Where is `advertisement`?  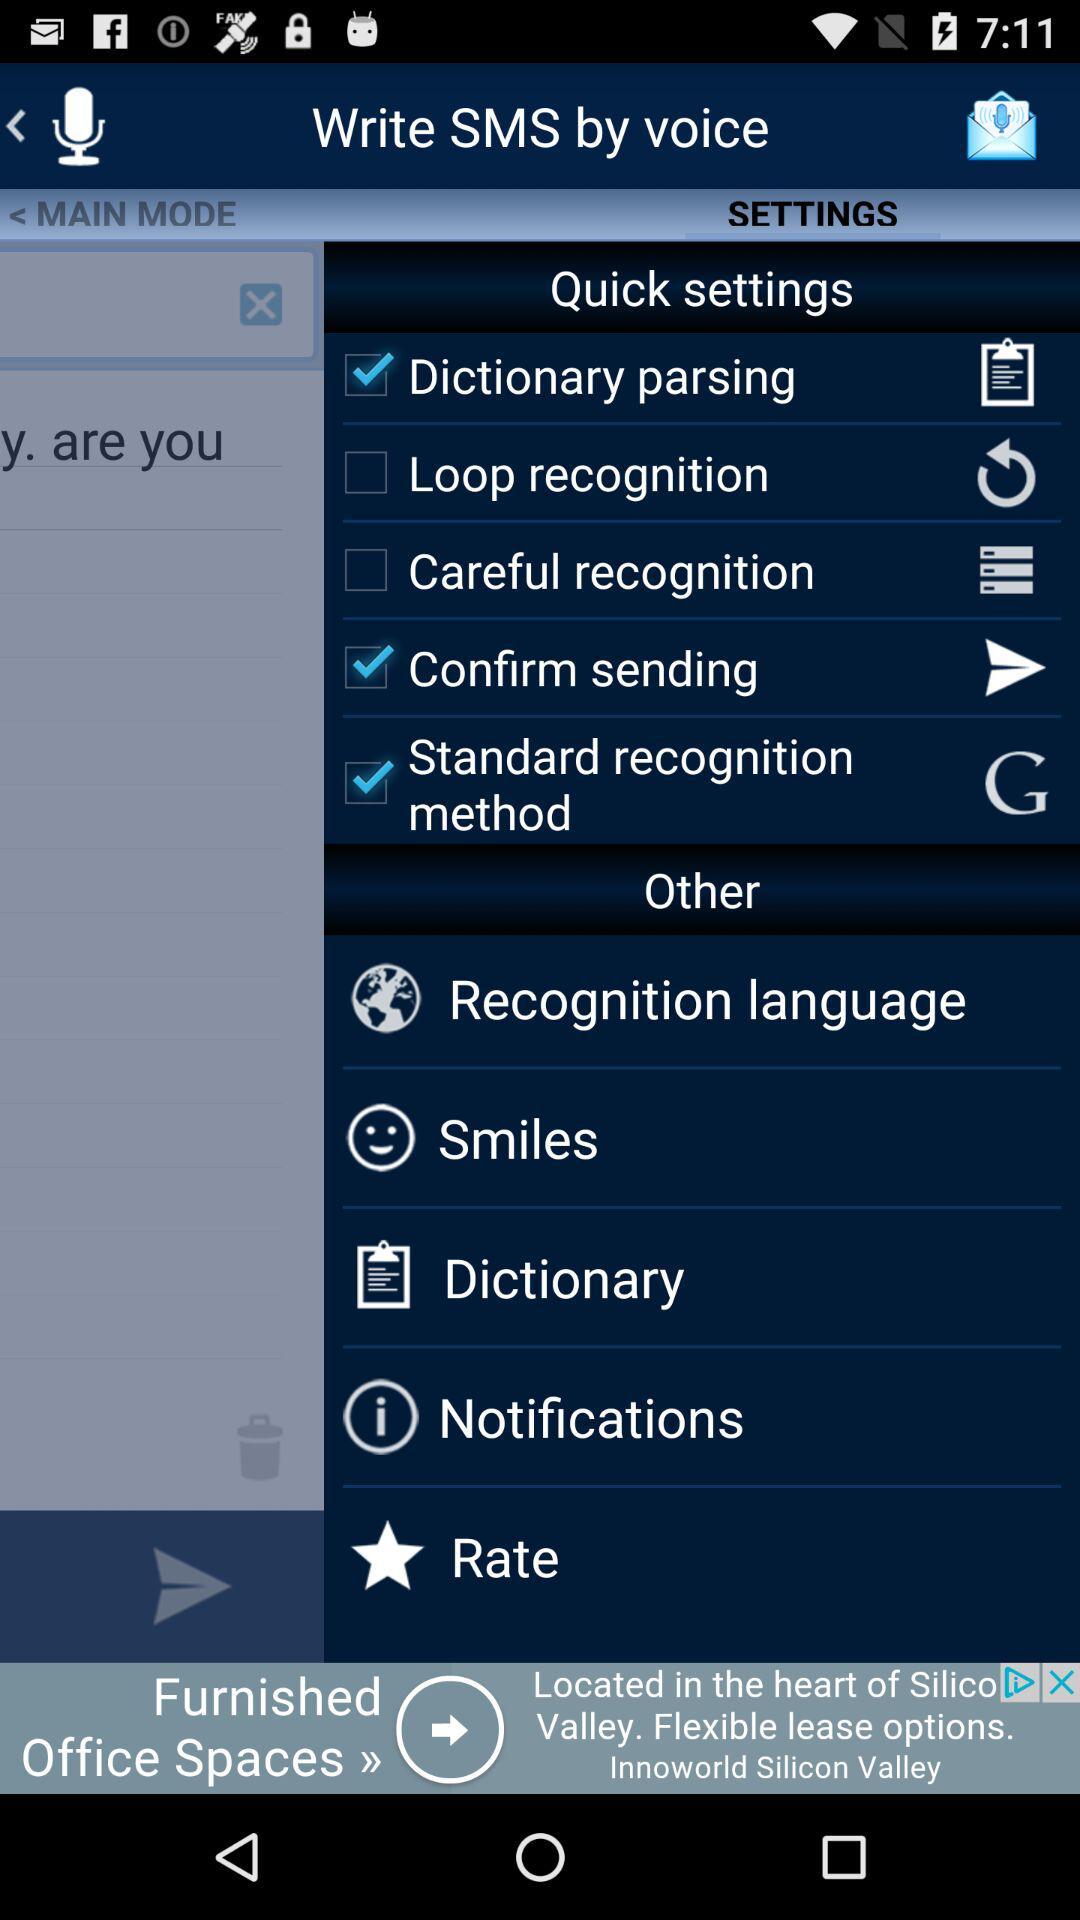
advertisement is located at coordinates (540, 1727).